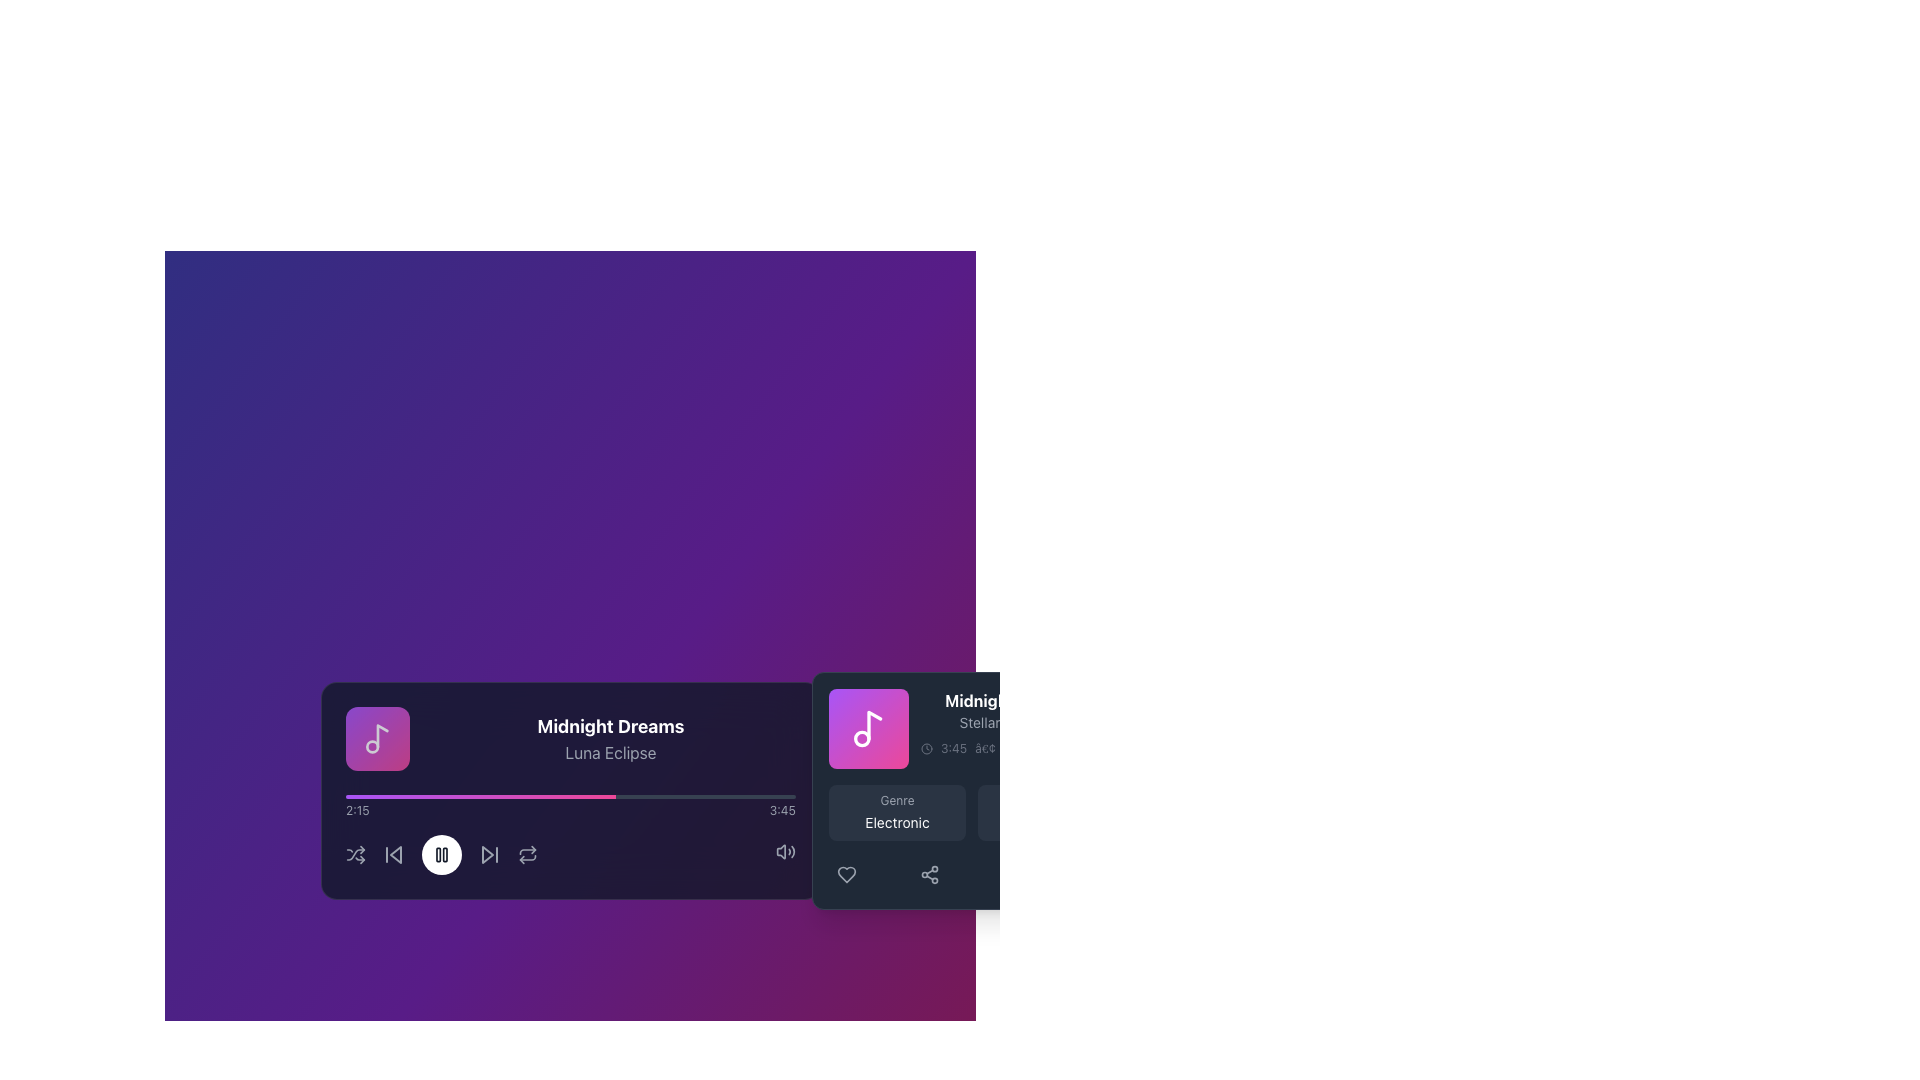 The width and height of the screenshot is (1920, 1080). What do you see at coordinates (569, 796) in the screenshot?
I see `the progress of the horizontal progress bar, which has a light gray background and a vibrant gradient filling from purple to pink, situated above the playback controls in the music player interface` at bounding box center [569, 796].